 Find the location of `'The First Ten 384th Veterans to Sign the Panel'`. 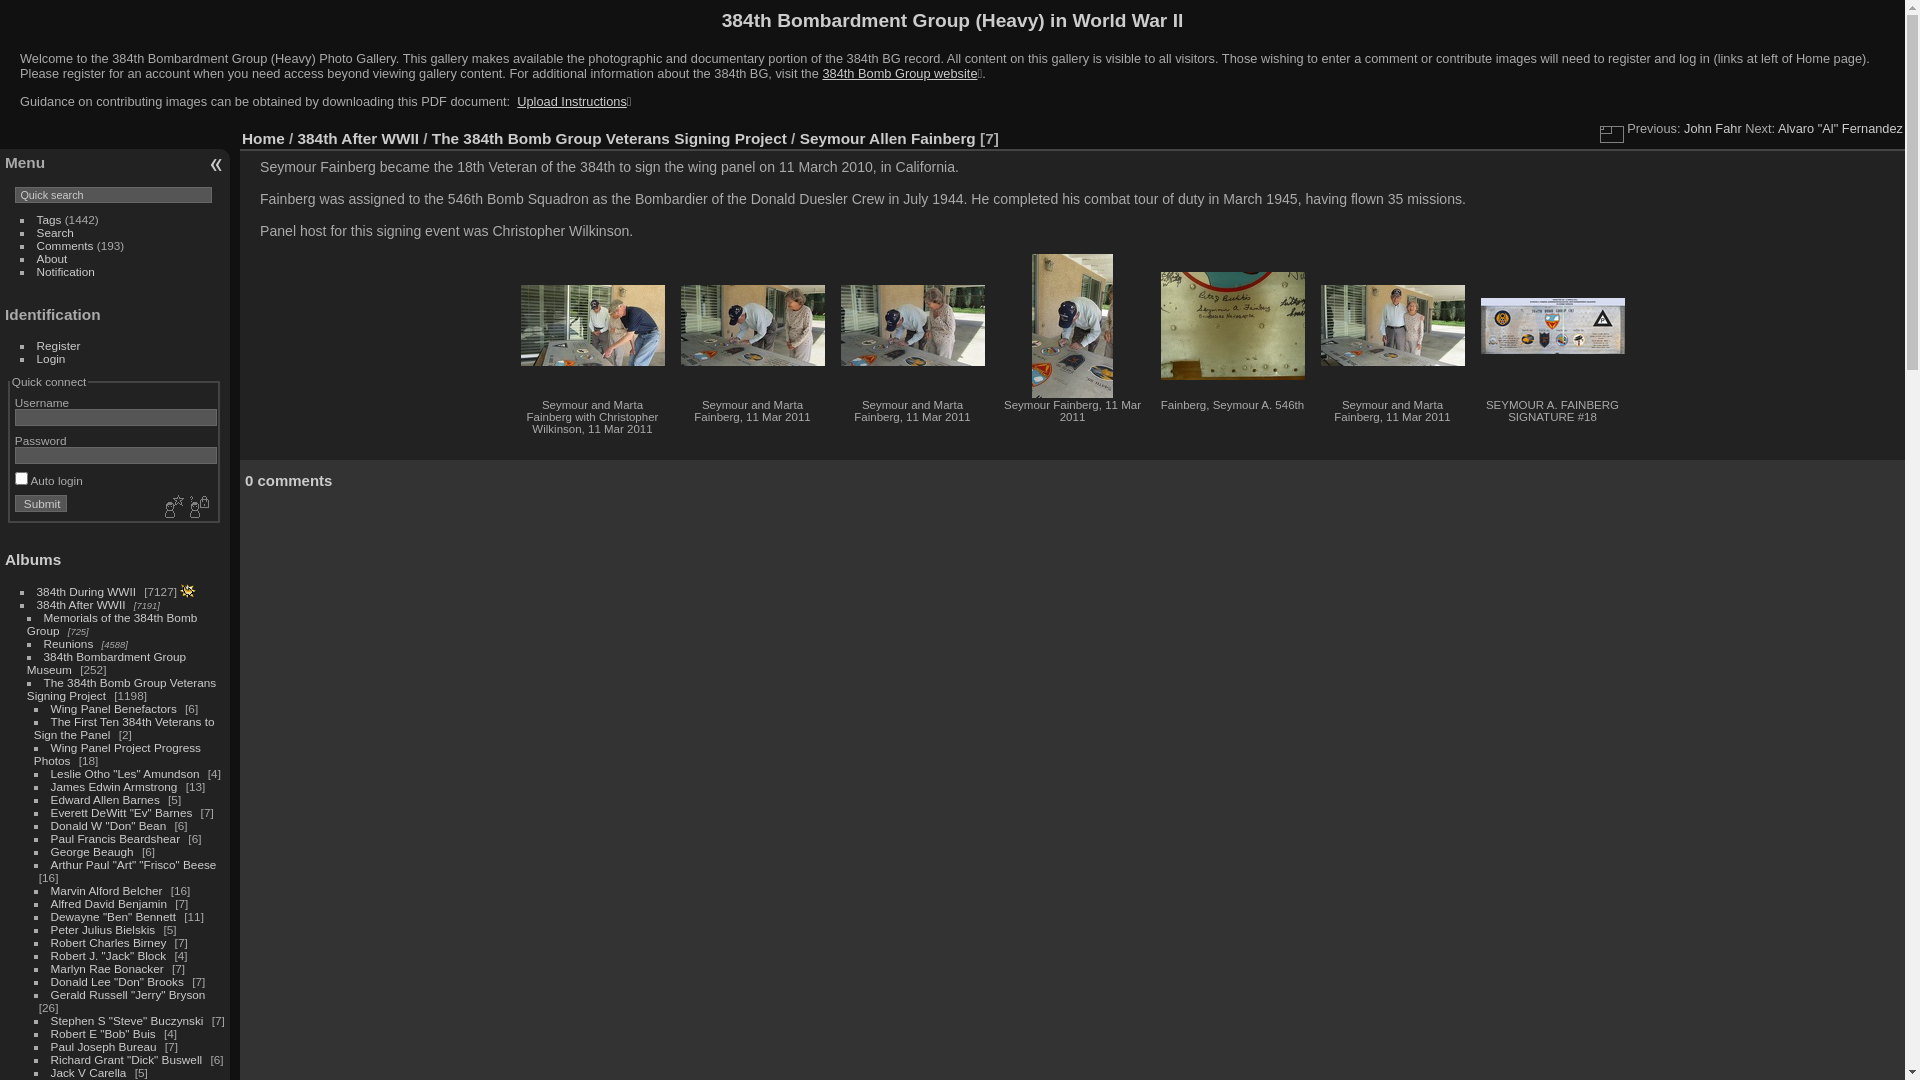

'The First Ten 384th Veterans to Sign the Panel' is located at coordinates (123, 728).